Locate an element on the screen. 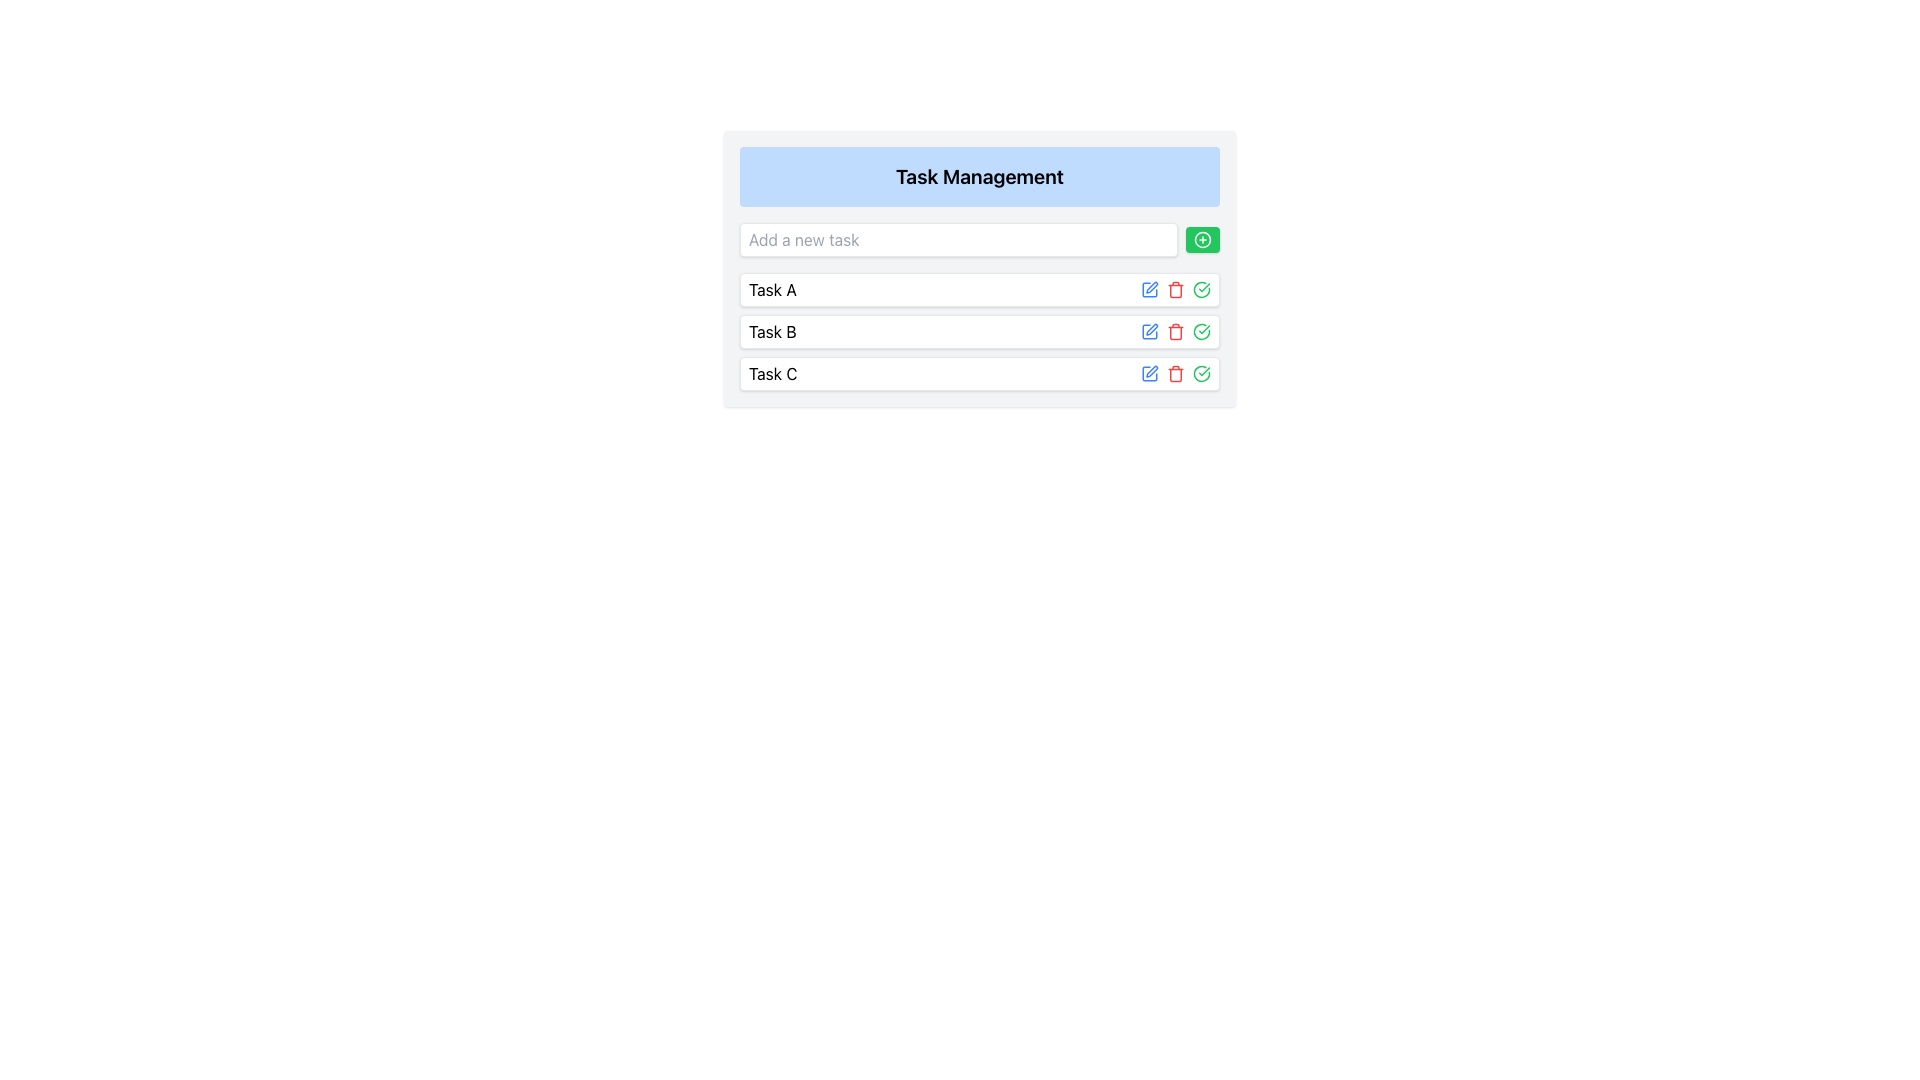 This screenshot has width=1920, height=1080. the header section with a blue background containing the bold black text 'Task Management' is located at coordinates (979, 176).